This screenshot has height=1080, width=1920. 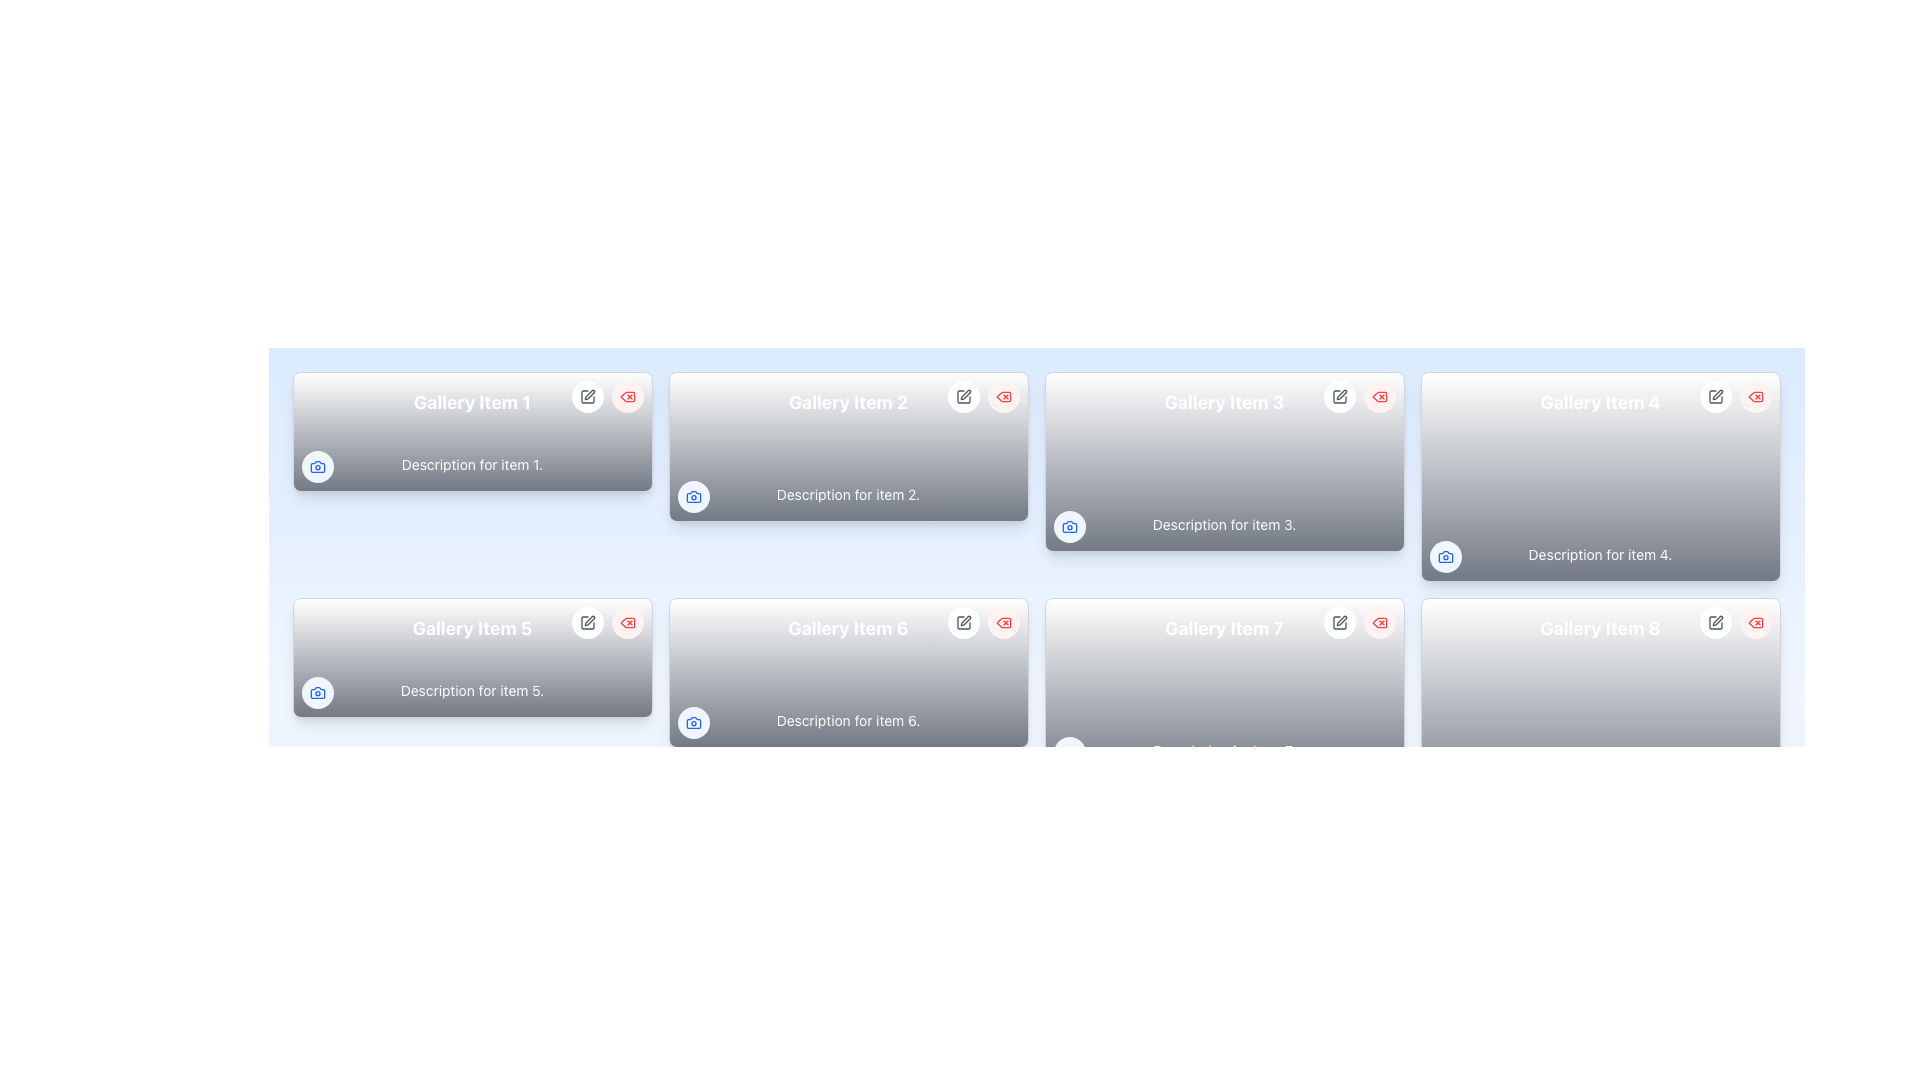 What do you see at coordinates (1754, 622) in the screenshot?
I see `the leftward-pointing arrow SVG icon located in the upper-right corner of the gray card labeled 'Gallery Item 4'` at bounding box center [1754, 622].